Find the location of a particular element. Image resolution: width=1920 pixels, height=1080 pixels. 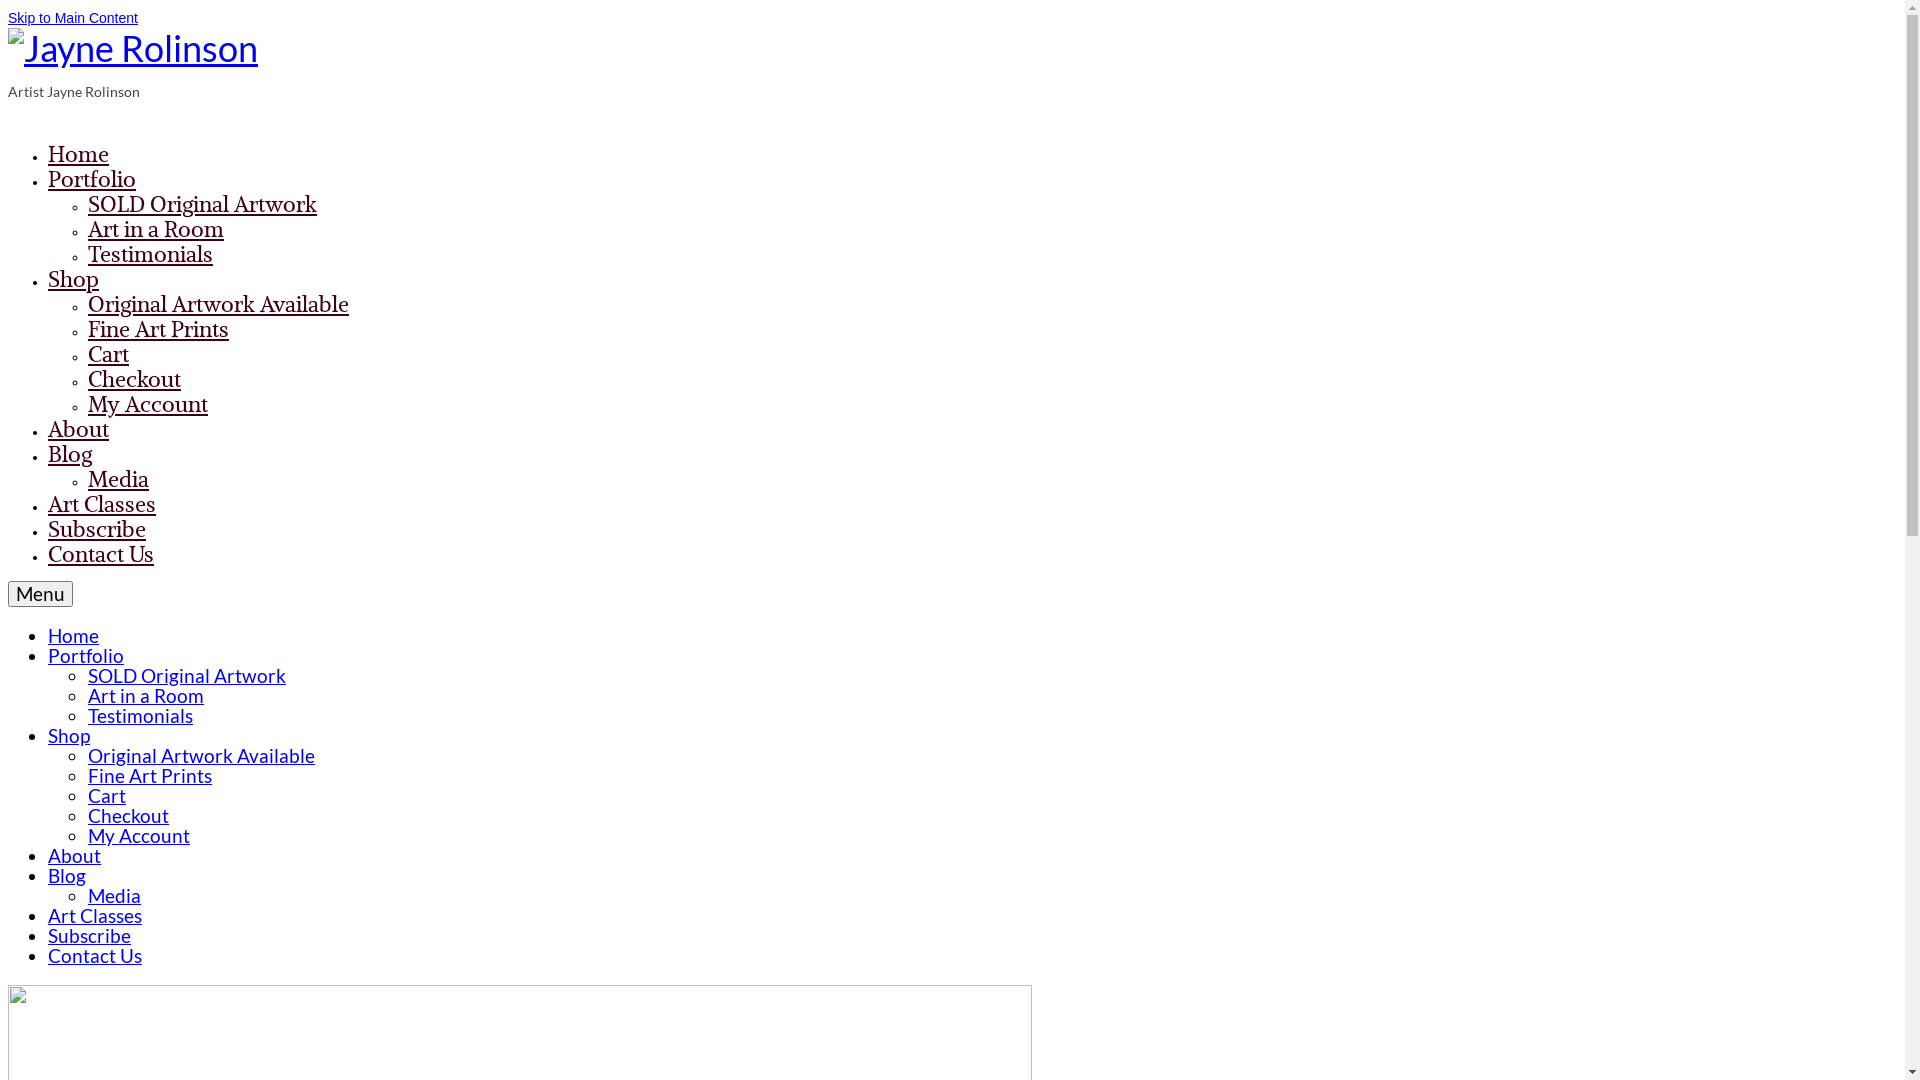

'My Account' is located at coordinates (138, 835).